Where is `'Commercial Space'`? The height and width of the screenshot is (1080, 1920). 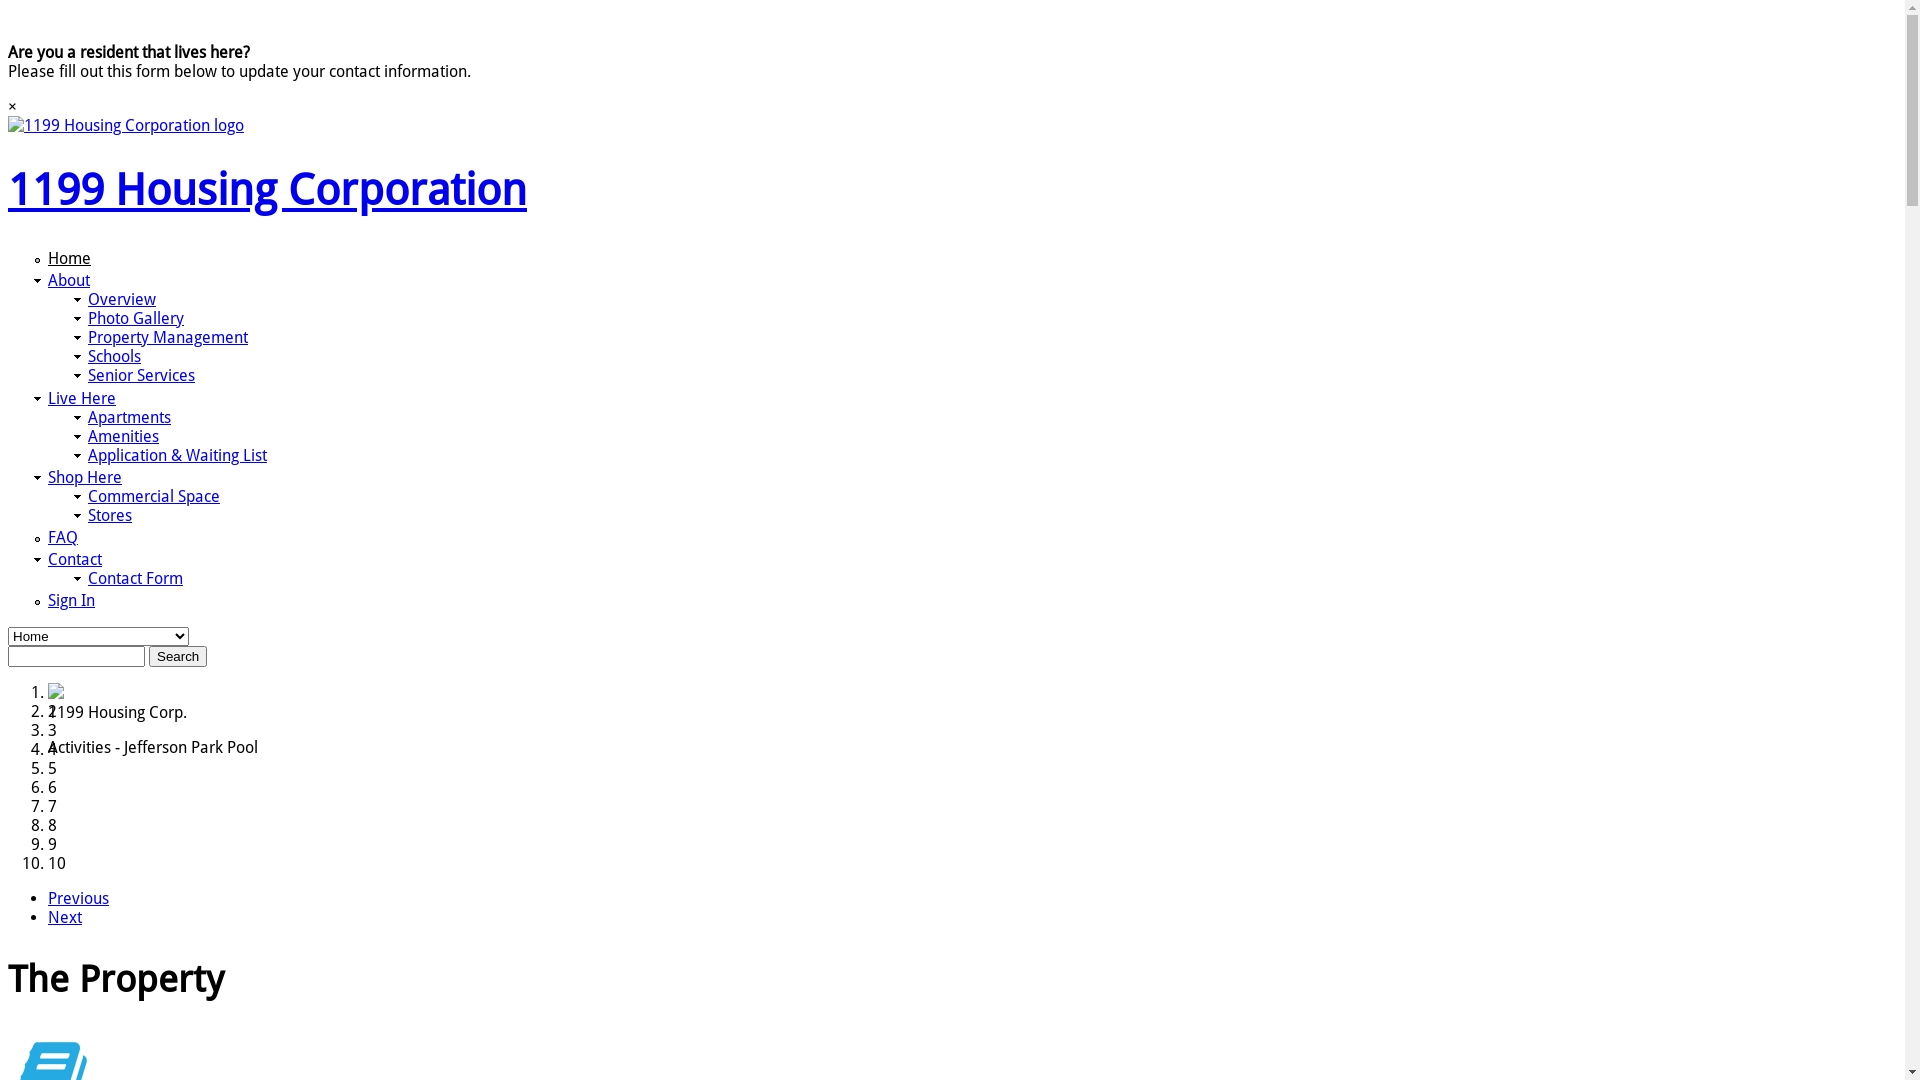
'Commercial Space' is located at coordinates (152, 495).